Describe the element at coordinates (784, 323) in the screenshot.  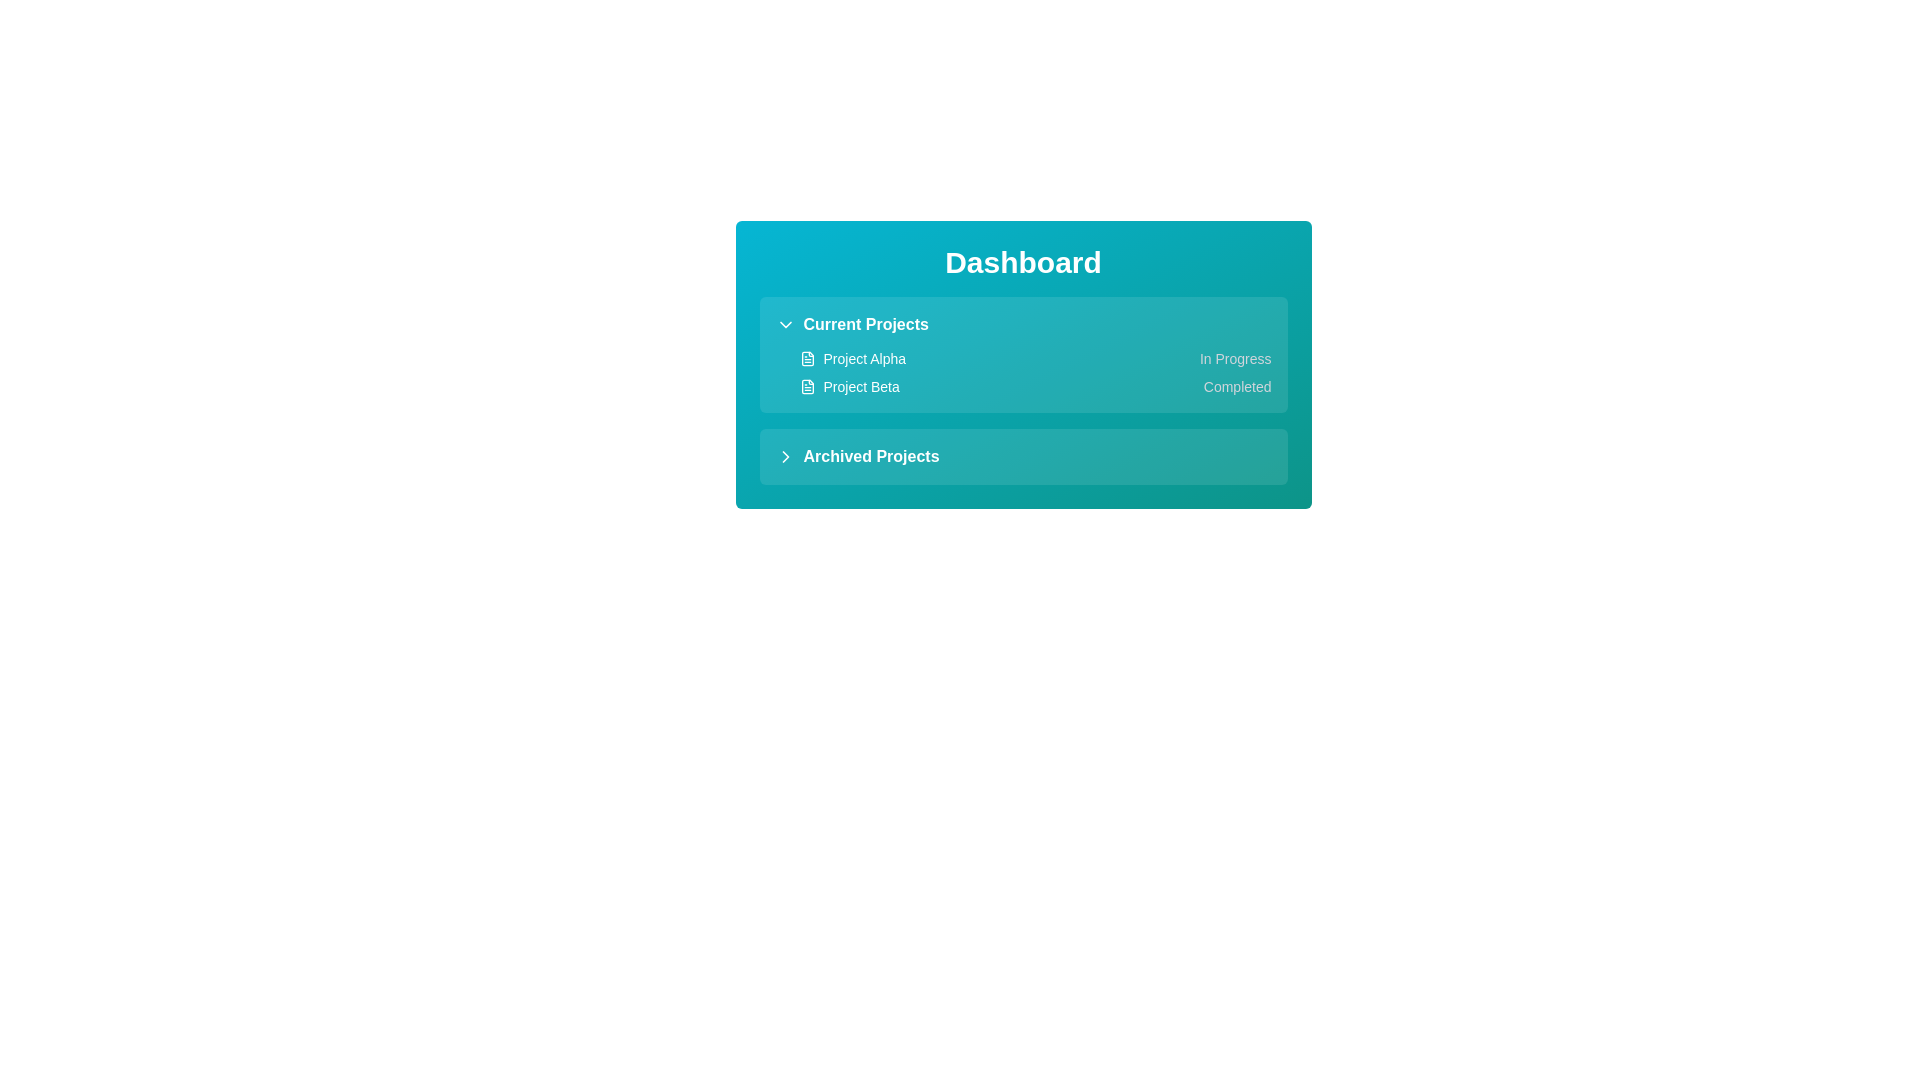
I see `the small downward-pointing chevron icon located to the left of the 'Current Projects' text in the Dashboard section` at that location.